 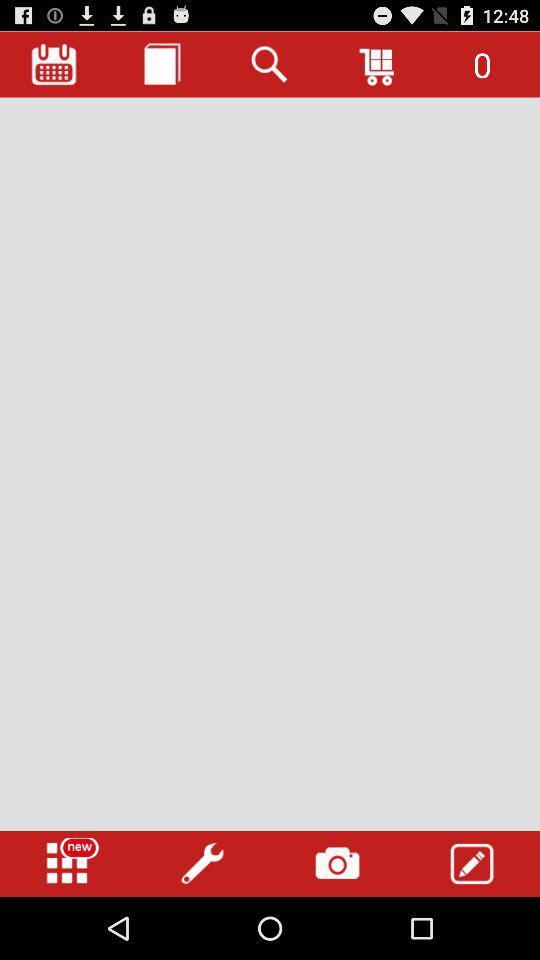 I want to click on open calendar, so click(x=54, y=64).